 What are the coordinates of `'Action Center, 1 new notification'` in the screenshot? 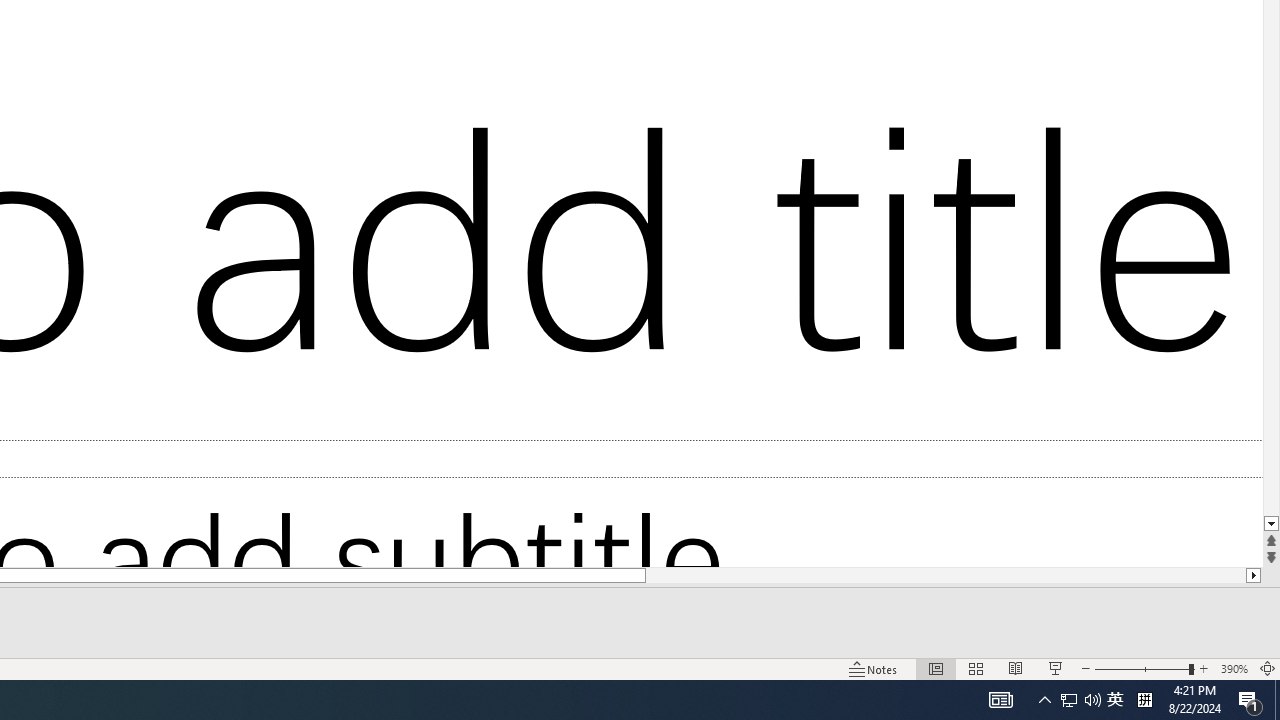 It's located at (1250, 698).